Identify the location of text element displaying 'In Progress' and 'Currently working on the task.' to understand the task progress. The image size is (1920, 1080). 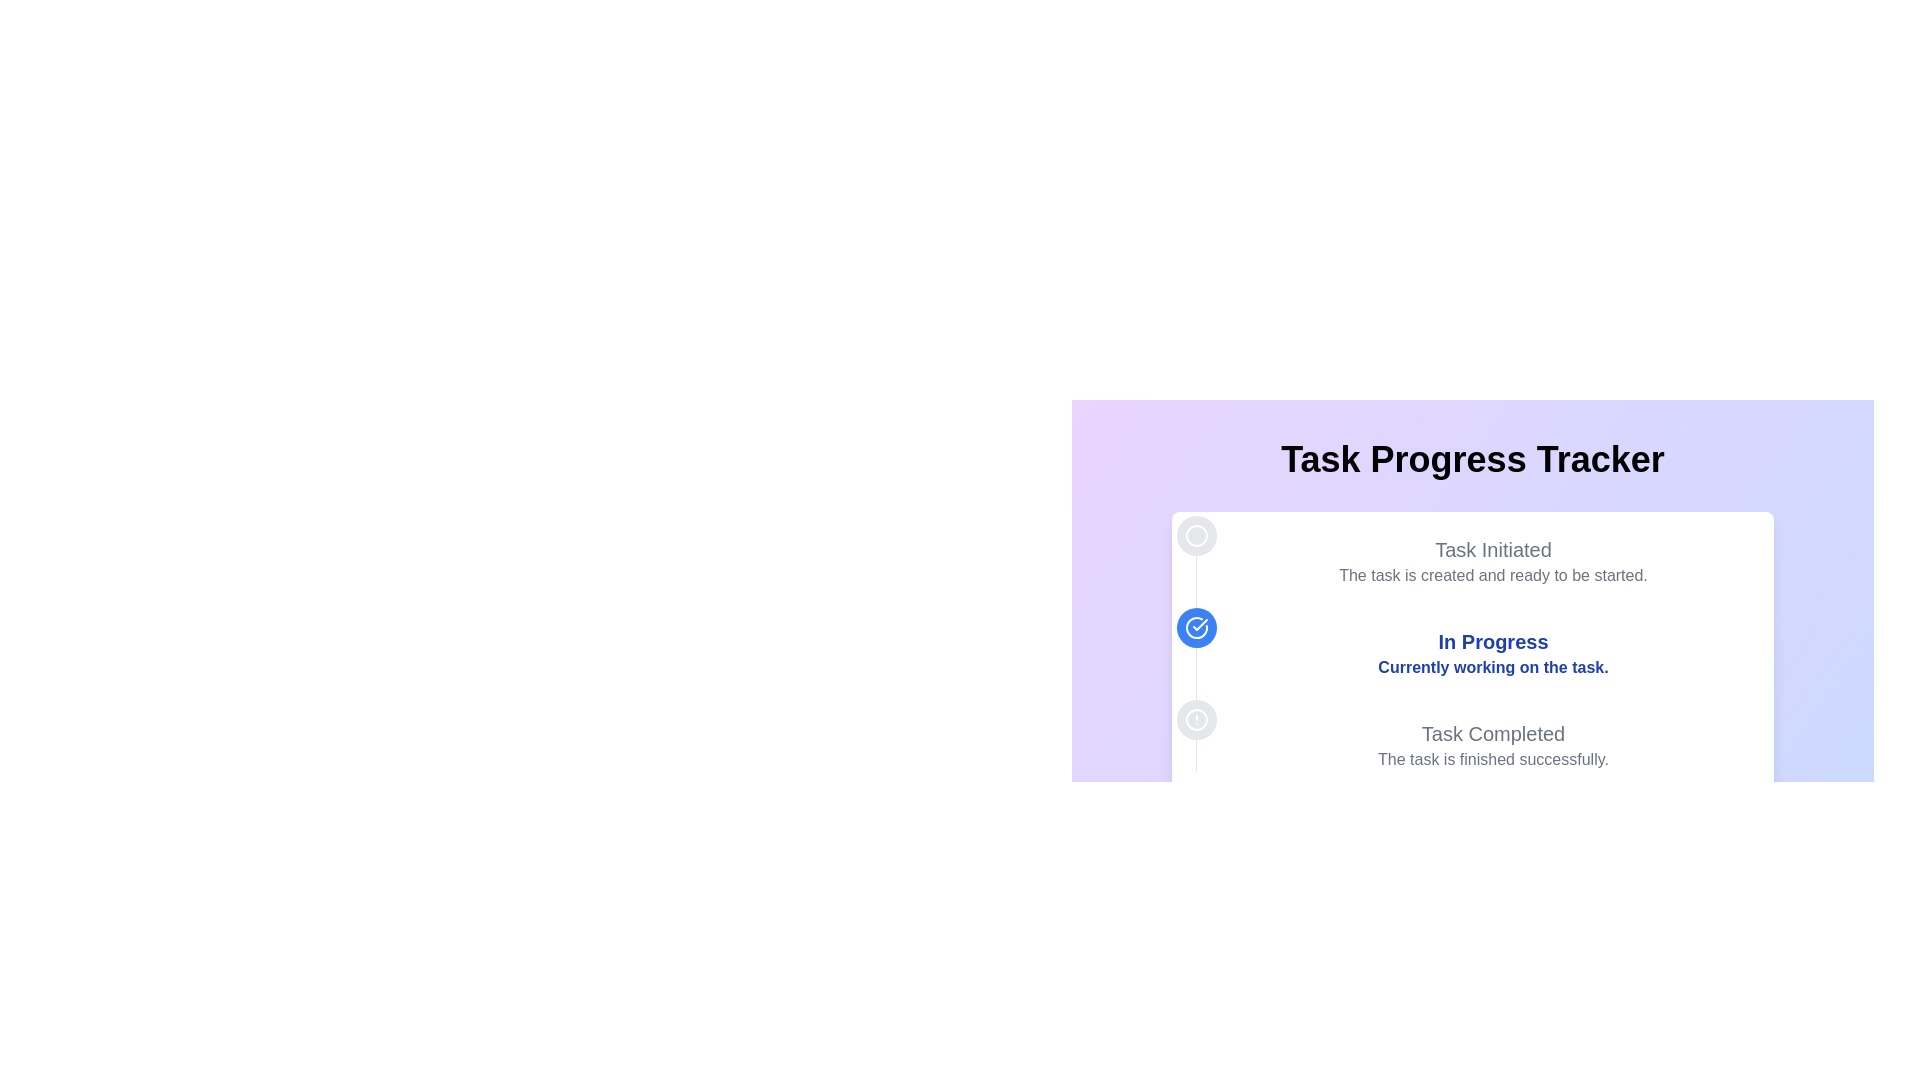
(1473, 654).